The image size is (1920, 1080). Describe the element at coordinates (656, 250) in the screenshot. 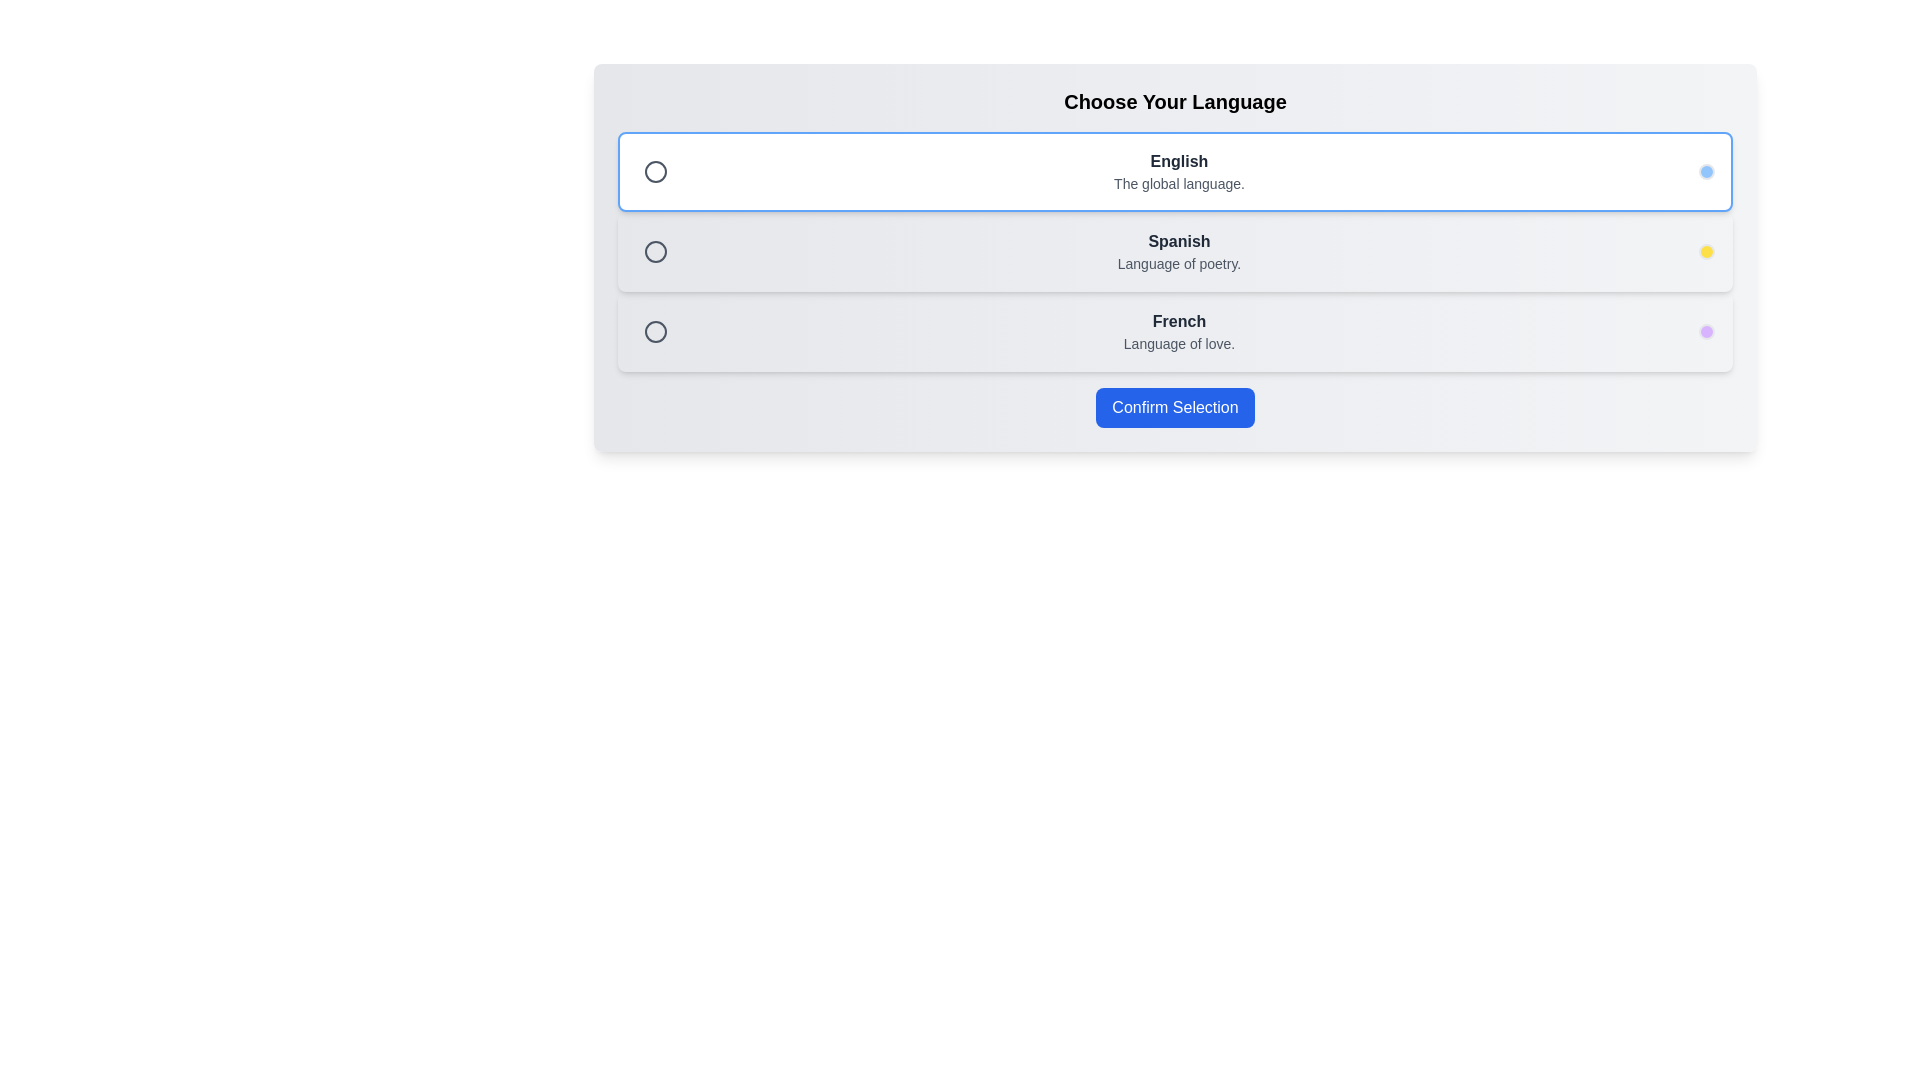

I see `the radio button for the 'Spanish' language option` at that location.